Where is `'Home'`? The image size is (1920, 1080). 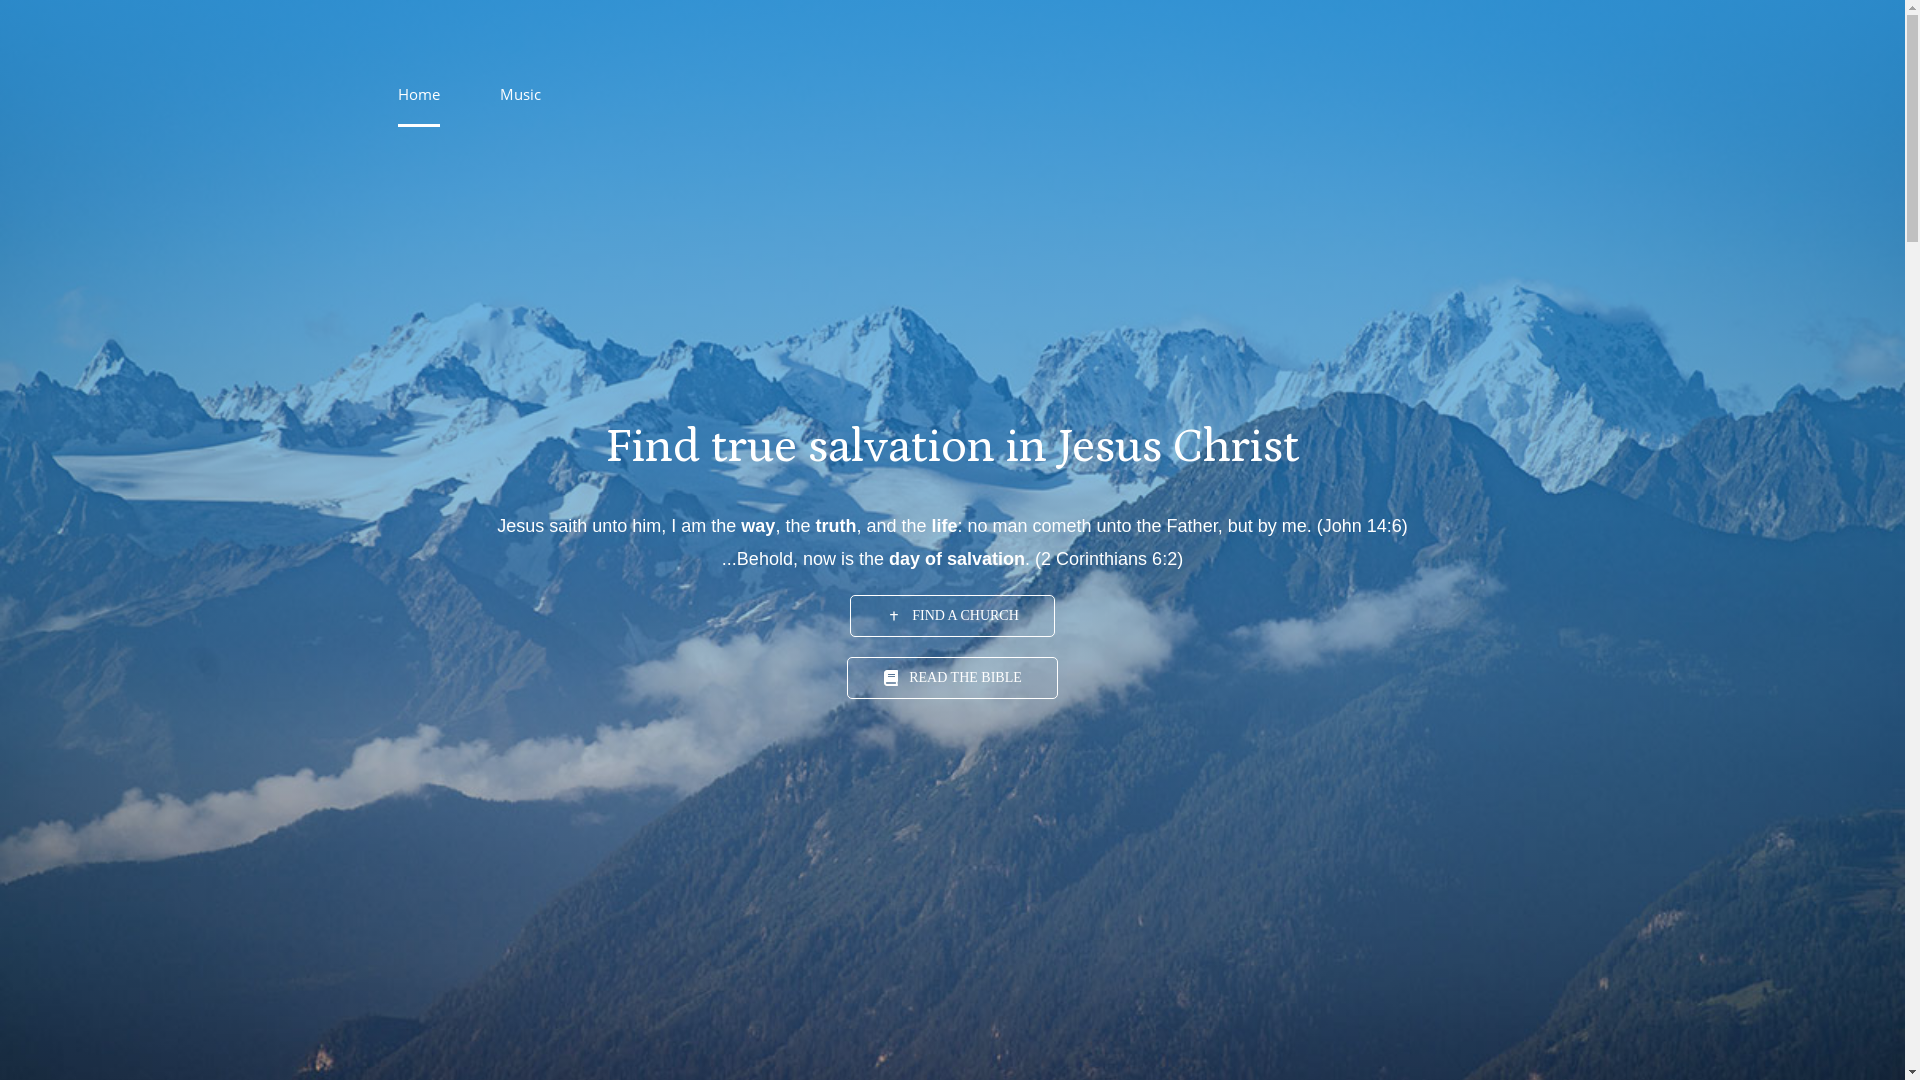 'Home' is located at coordinates (417, 93).